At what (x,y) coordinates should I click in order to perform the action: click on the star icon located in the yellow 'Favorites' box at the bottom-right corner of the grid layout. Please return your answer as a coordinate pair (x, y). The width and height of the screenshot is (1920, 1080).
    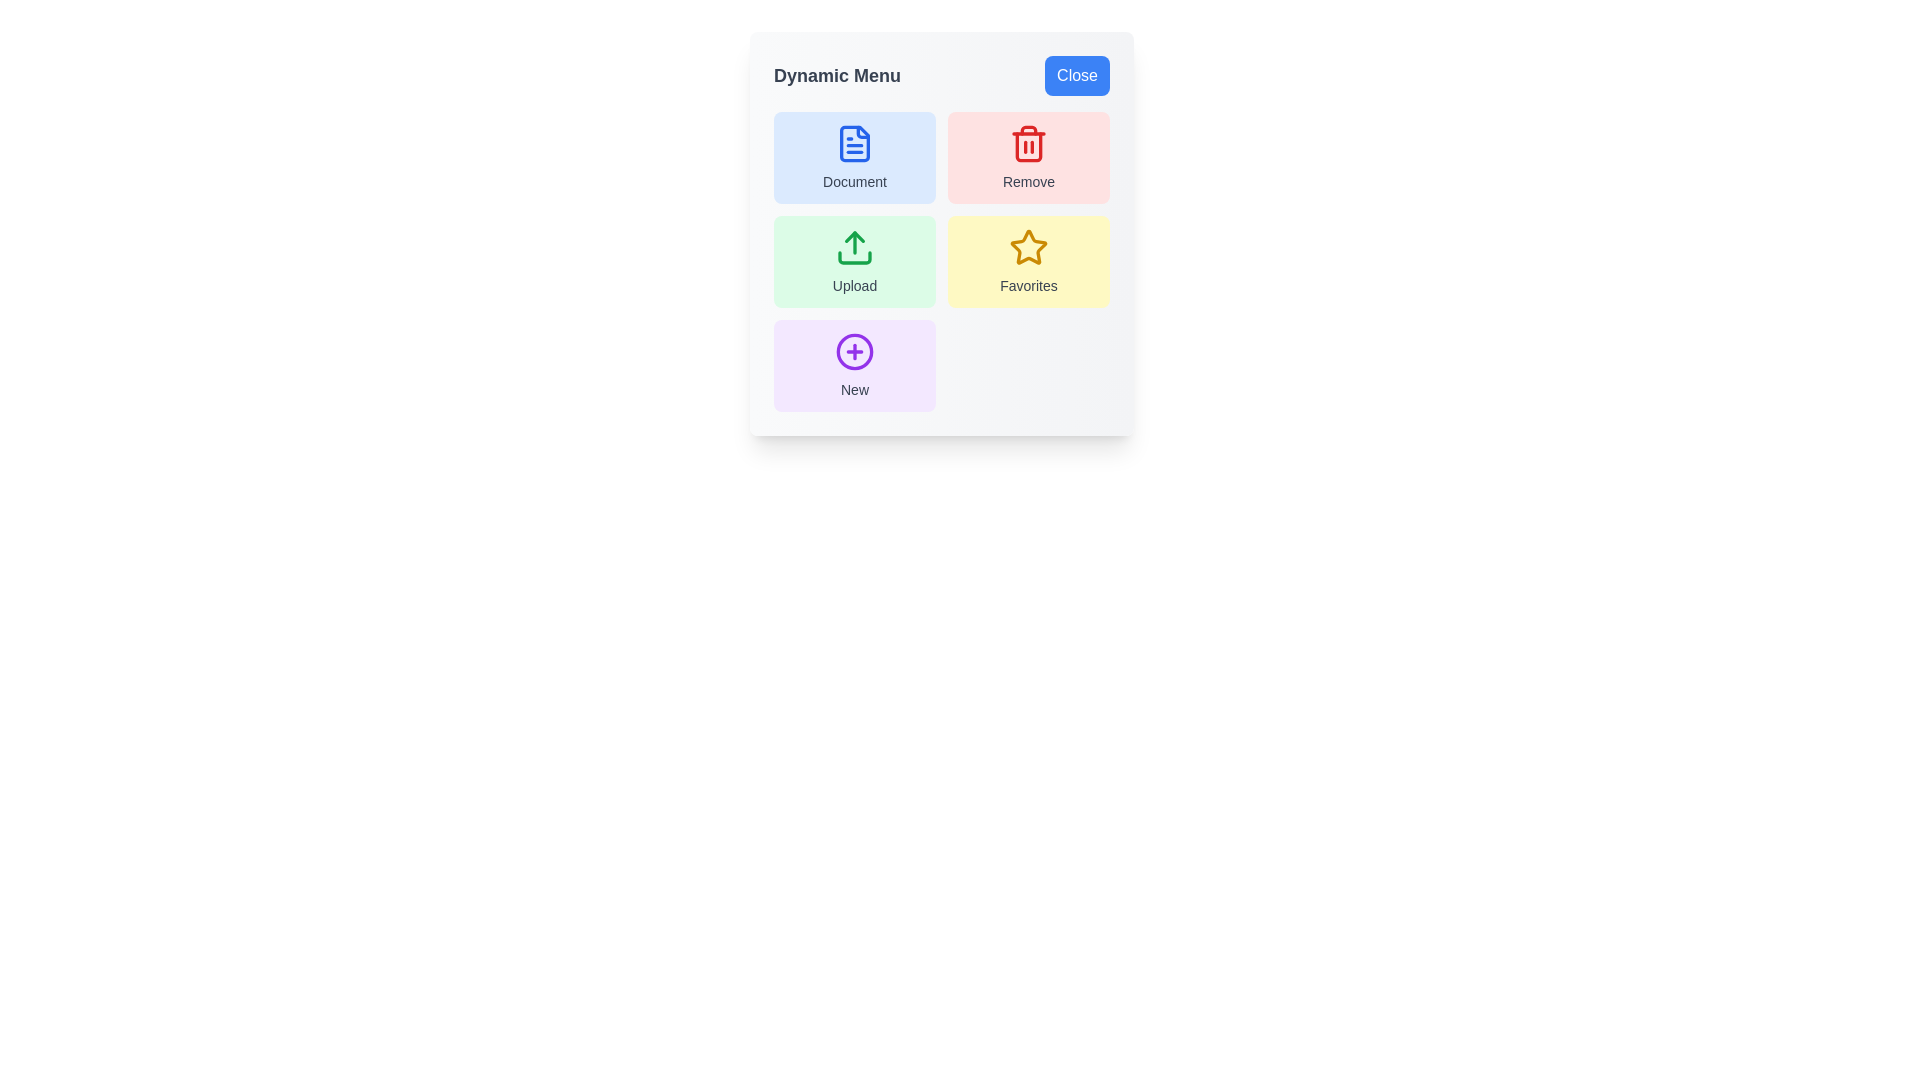
    Looking at the image, I should click on (1028, 246).